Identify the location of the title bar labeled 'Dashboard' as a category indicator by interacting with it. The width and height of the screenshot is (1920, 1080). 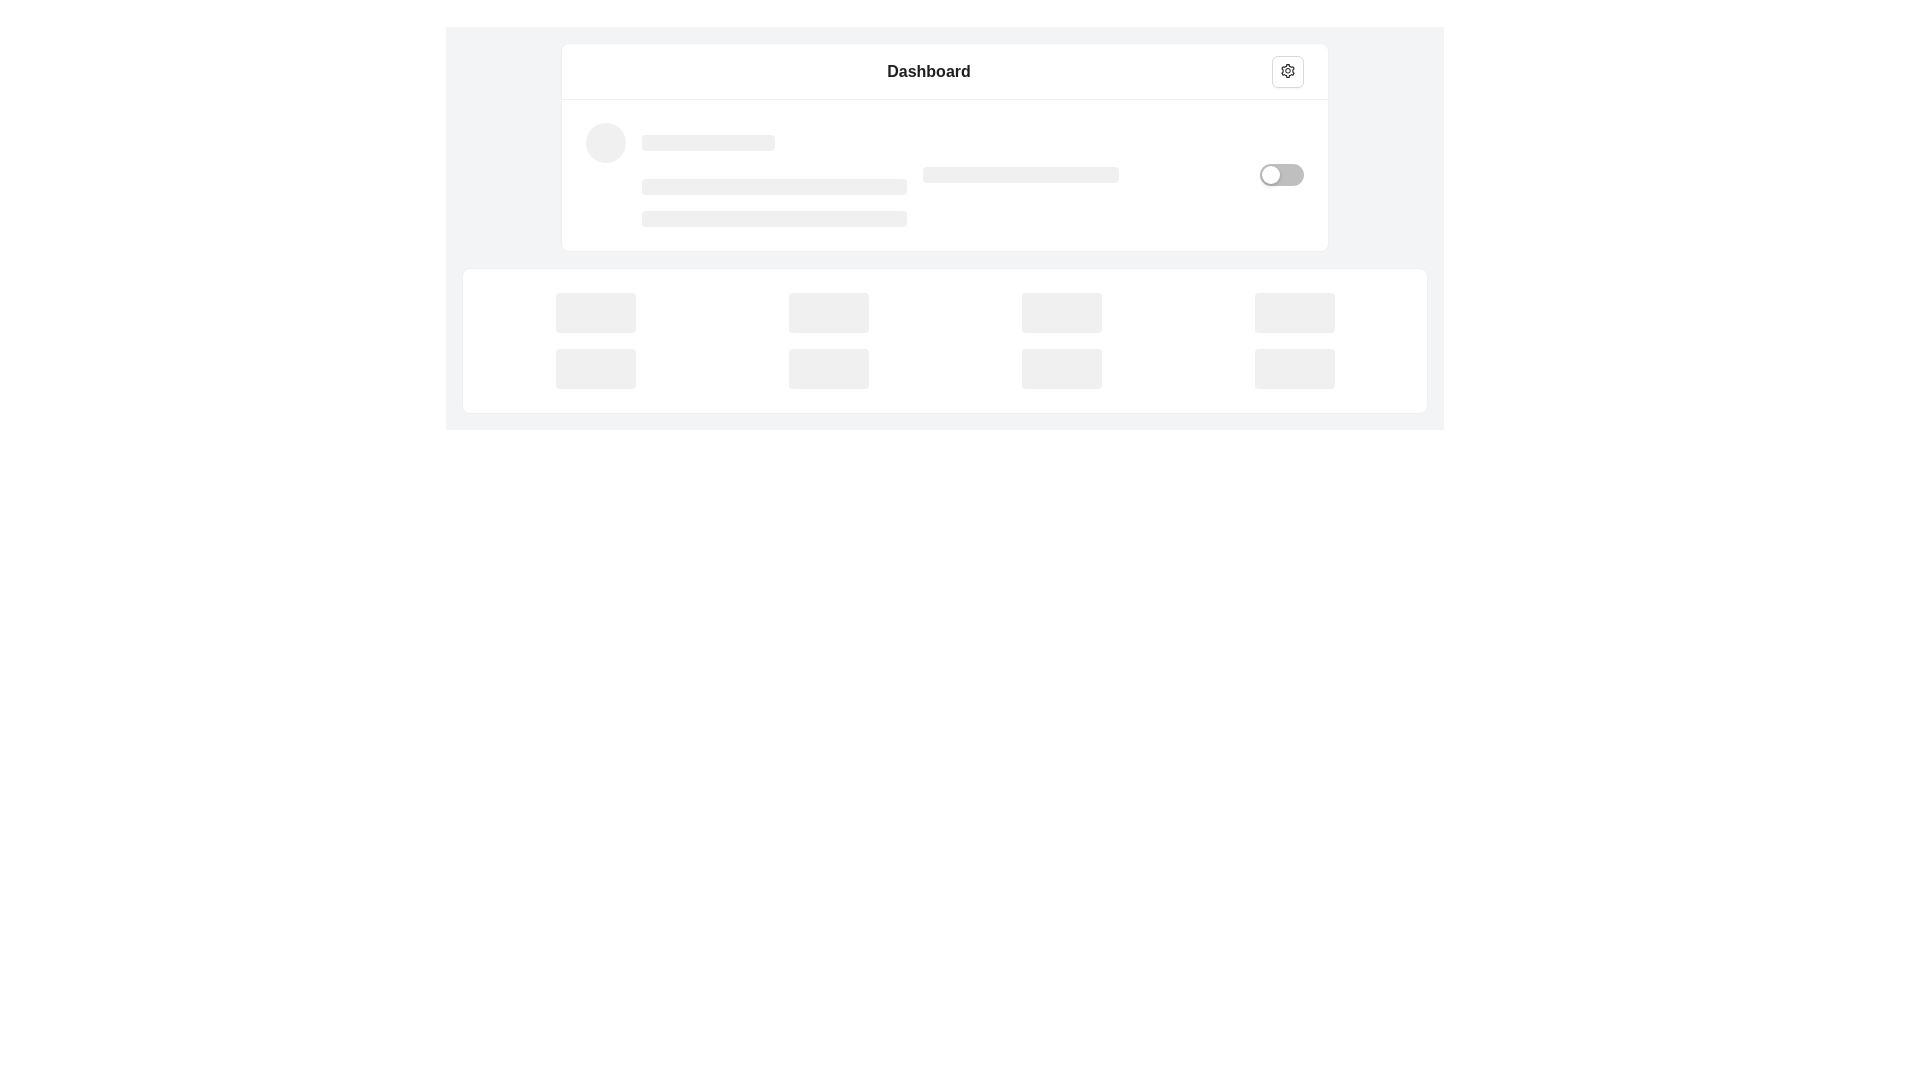
(944, 70).